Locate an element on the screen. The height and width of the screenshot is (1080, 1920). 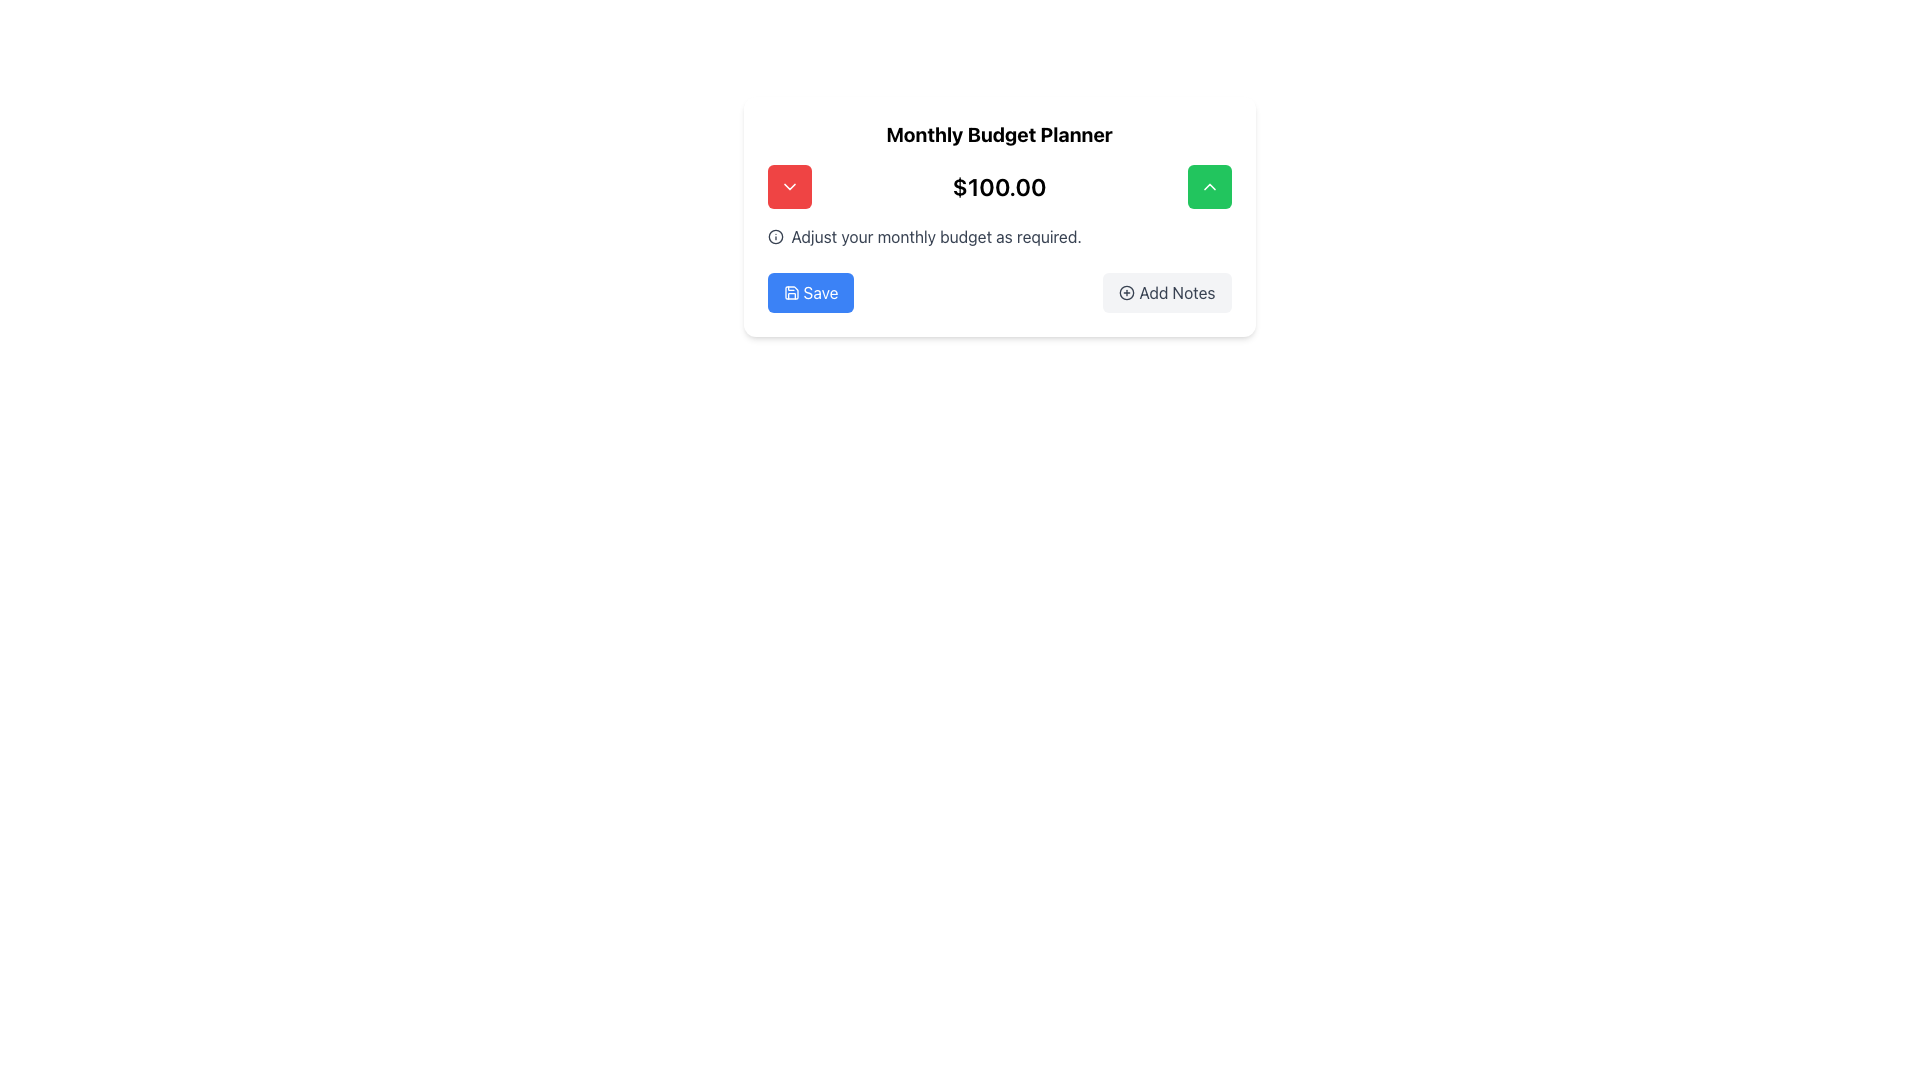
the 'Add Notes' button located on the right side of the Button Group at the bottom center of the 'Monthly Budget Planner' card is located at coordinates (999, 293).